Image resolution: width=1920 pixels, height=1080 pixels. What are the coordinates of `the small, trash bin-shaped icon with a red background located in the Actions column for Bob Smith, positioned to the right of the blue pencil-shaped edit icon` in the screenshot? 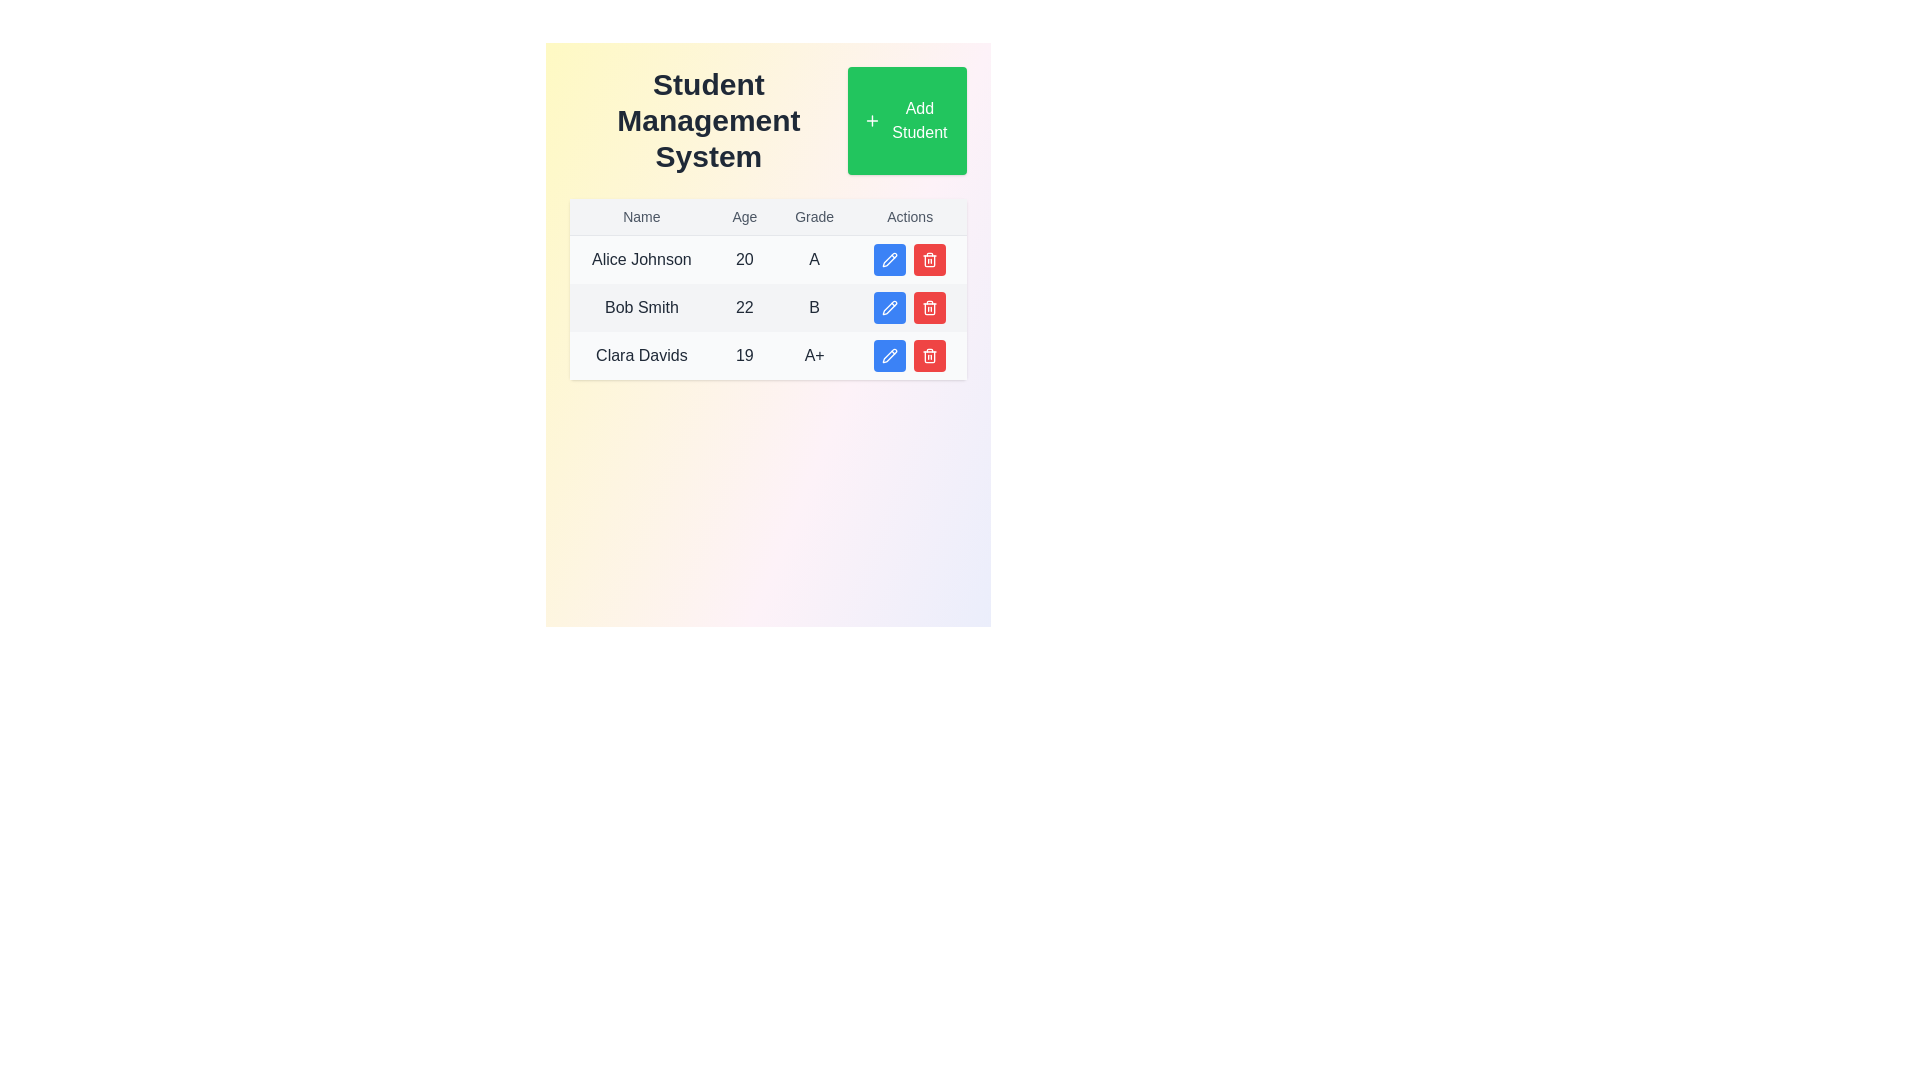 It's located at (929, 308).